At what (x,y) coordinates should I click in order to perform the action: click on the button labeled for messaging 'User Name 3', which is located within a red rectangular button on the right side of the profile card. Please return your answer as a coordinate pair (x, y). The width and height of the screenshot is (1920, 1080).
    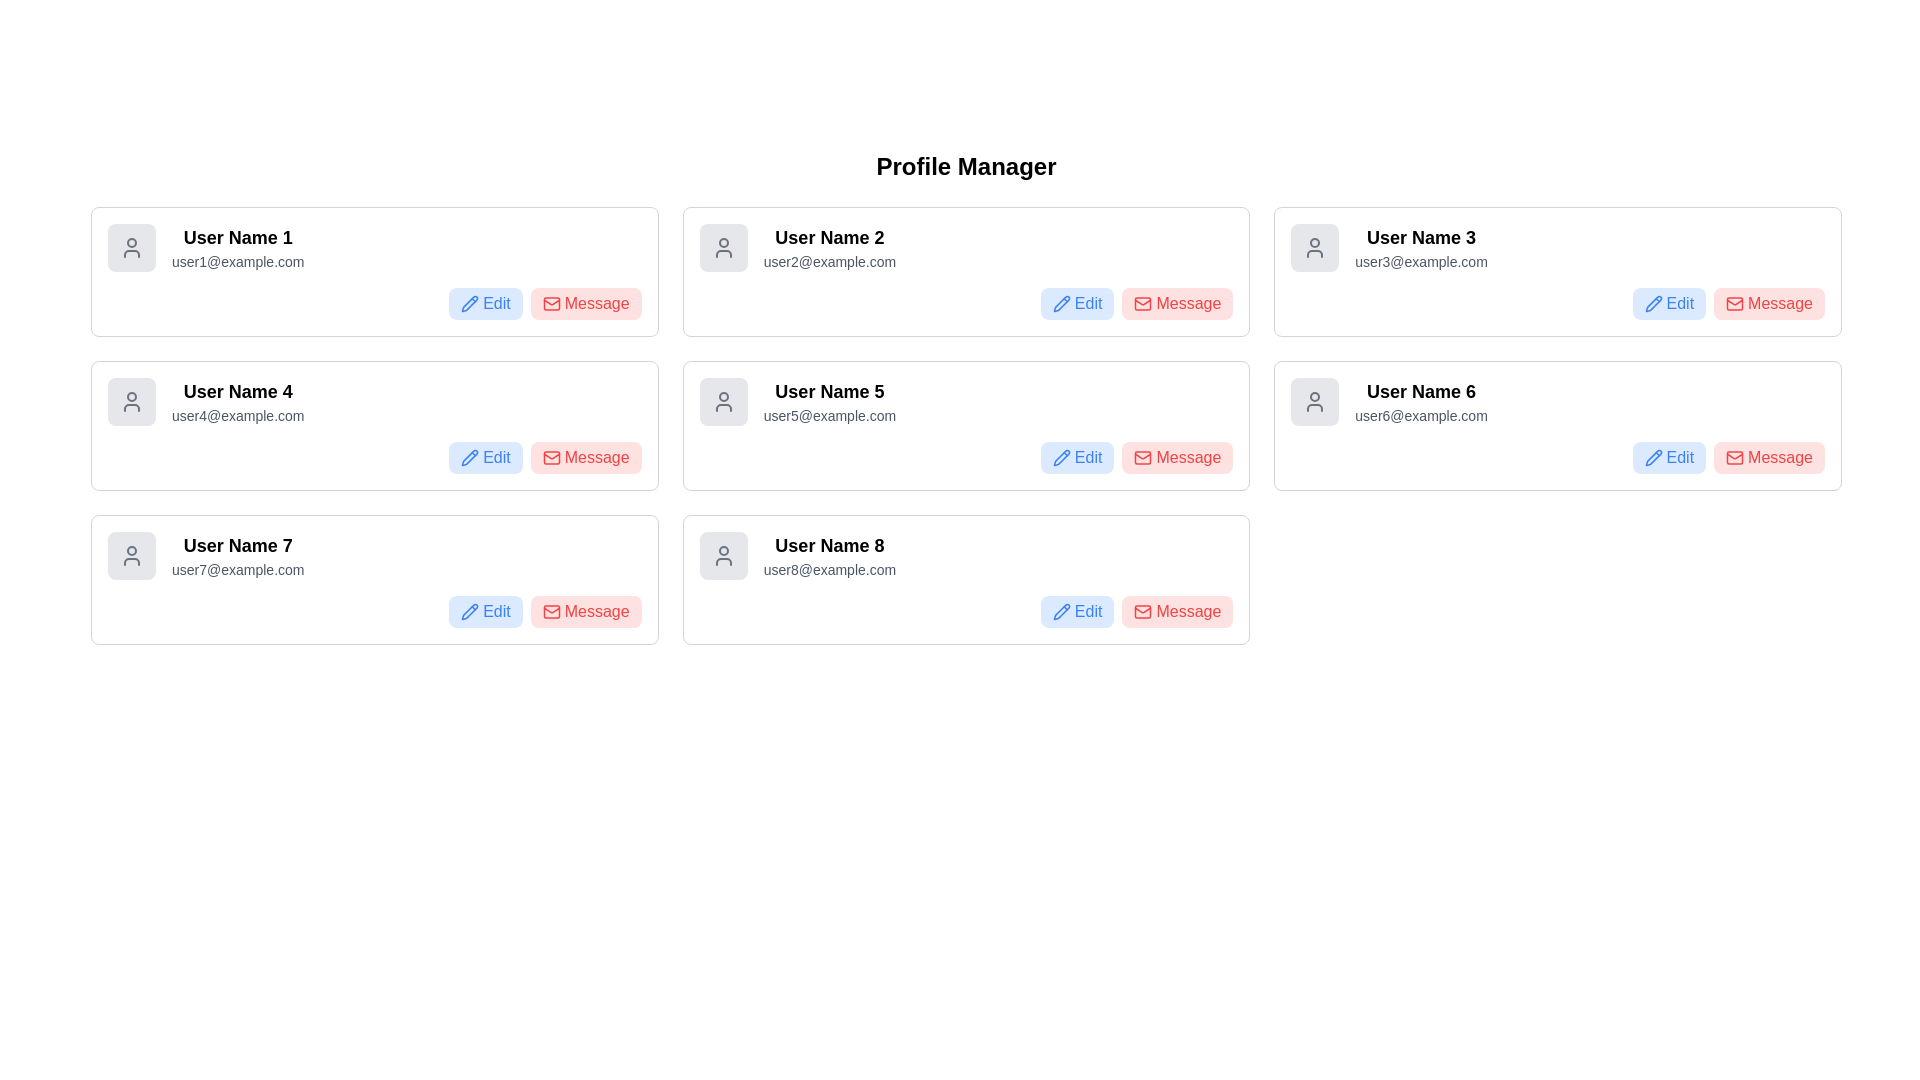
    Looking at the image, I should click on (1780, 304).